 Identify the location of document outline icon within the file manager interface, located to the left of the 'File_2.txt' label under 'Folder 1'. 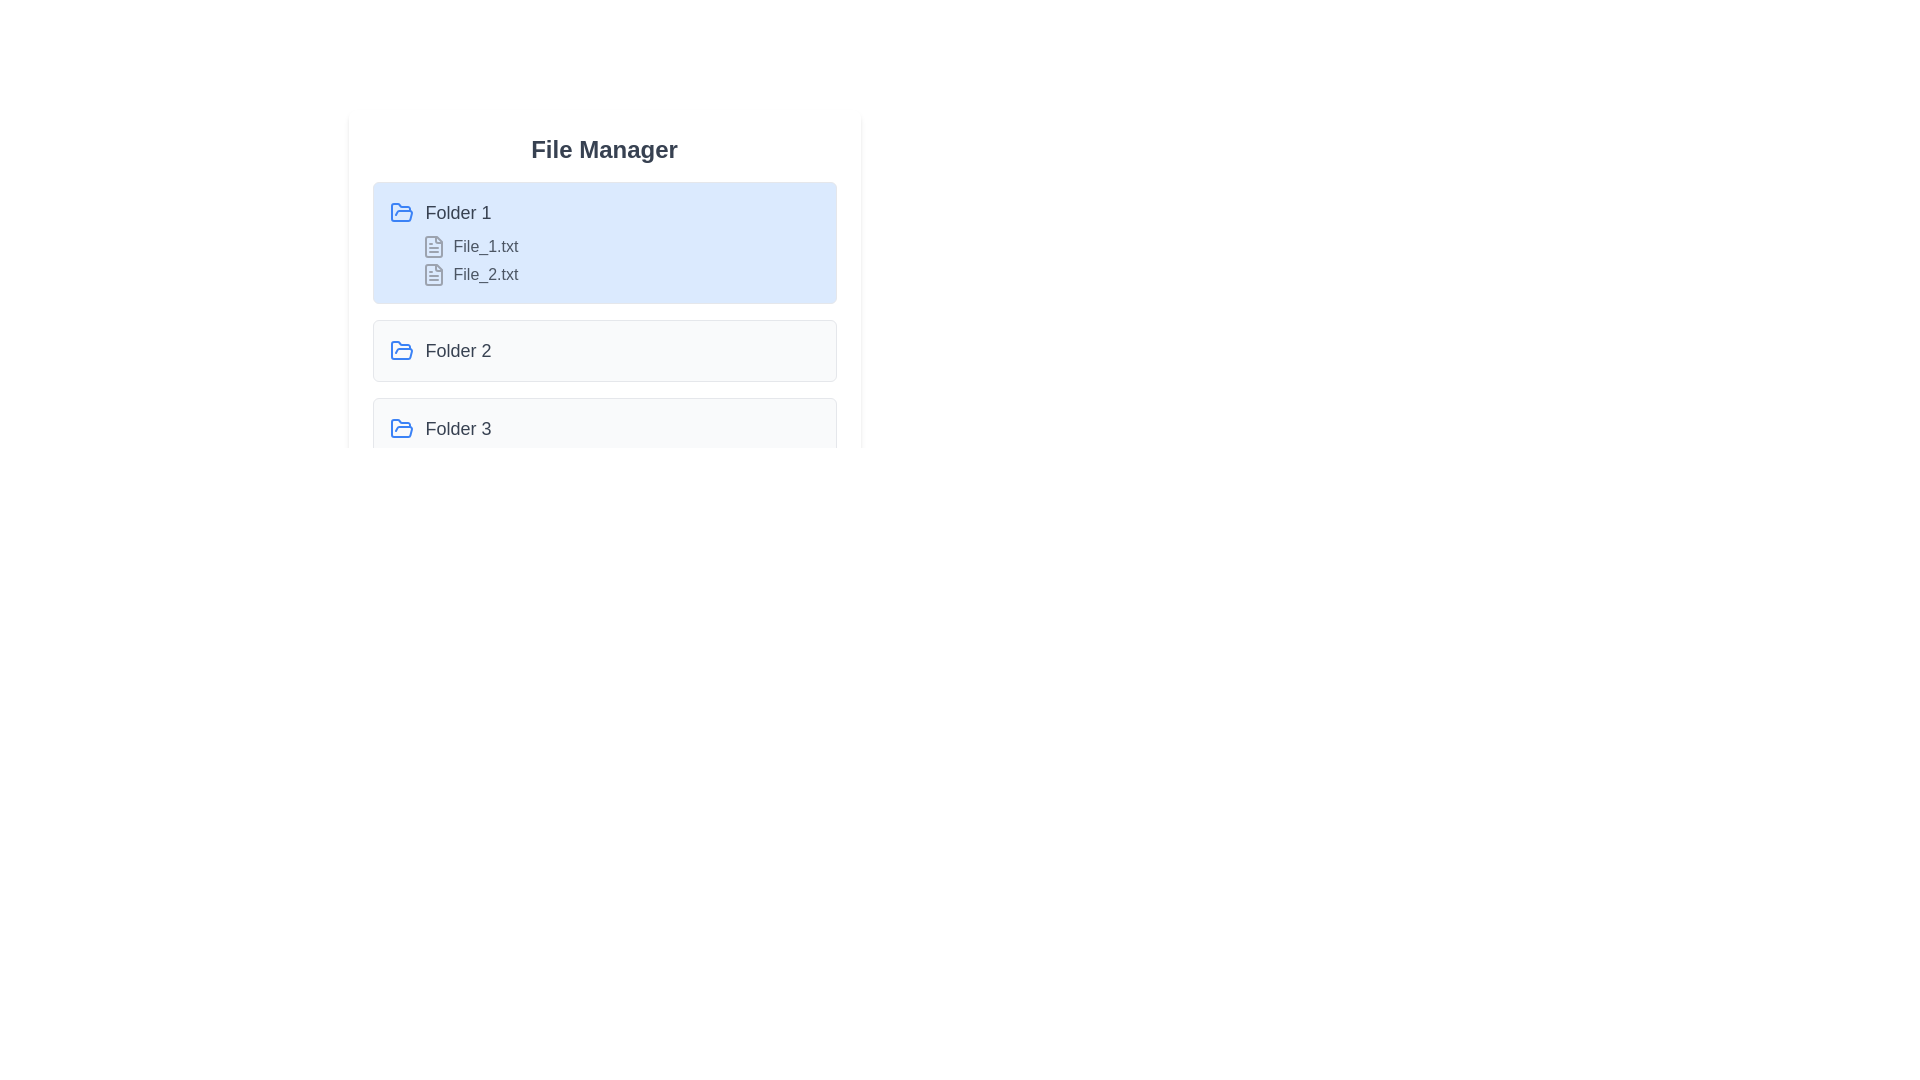
(432, 274).